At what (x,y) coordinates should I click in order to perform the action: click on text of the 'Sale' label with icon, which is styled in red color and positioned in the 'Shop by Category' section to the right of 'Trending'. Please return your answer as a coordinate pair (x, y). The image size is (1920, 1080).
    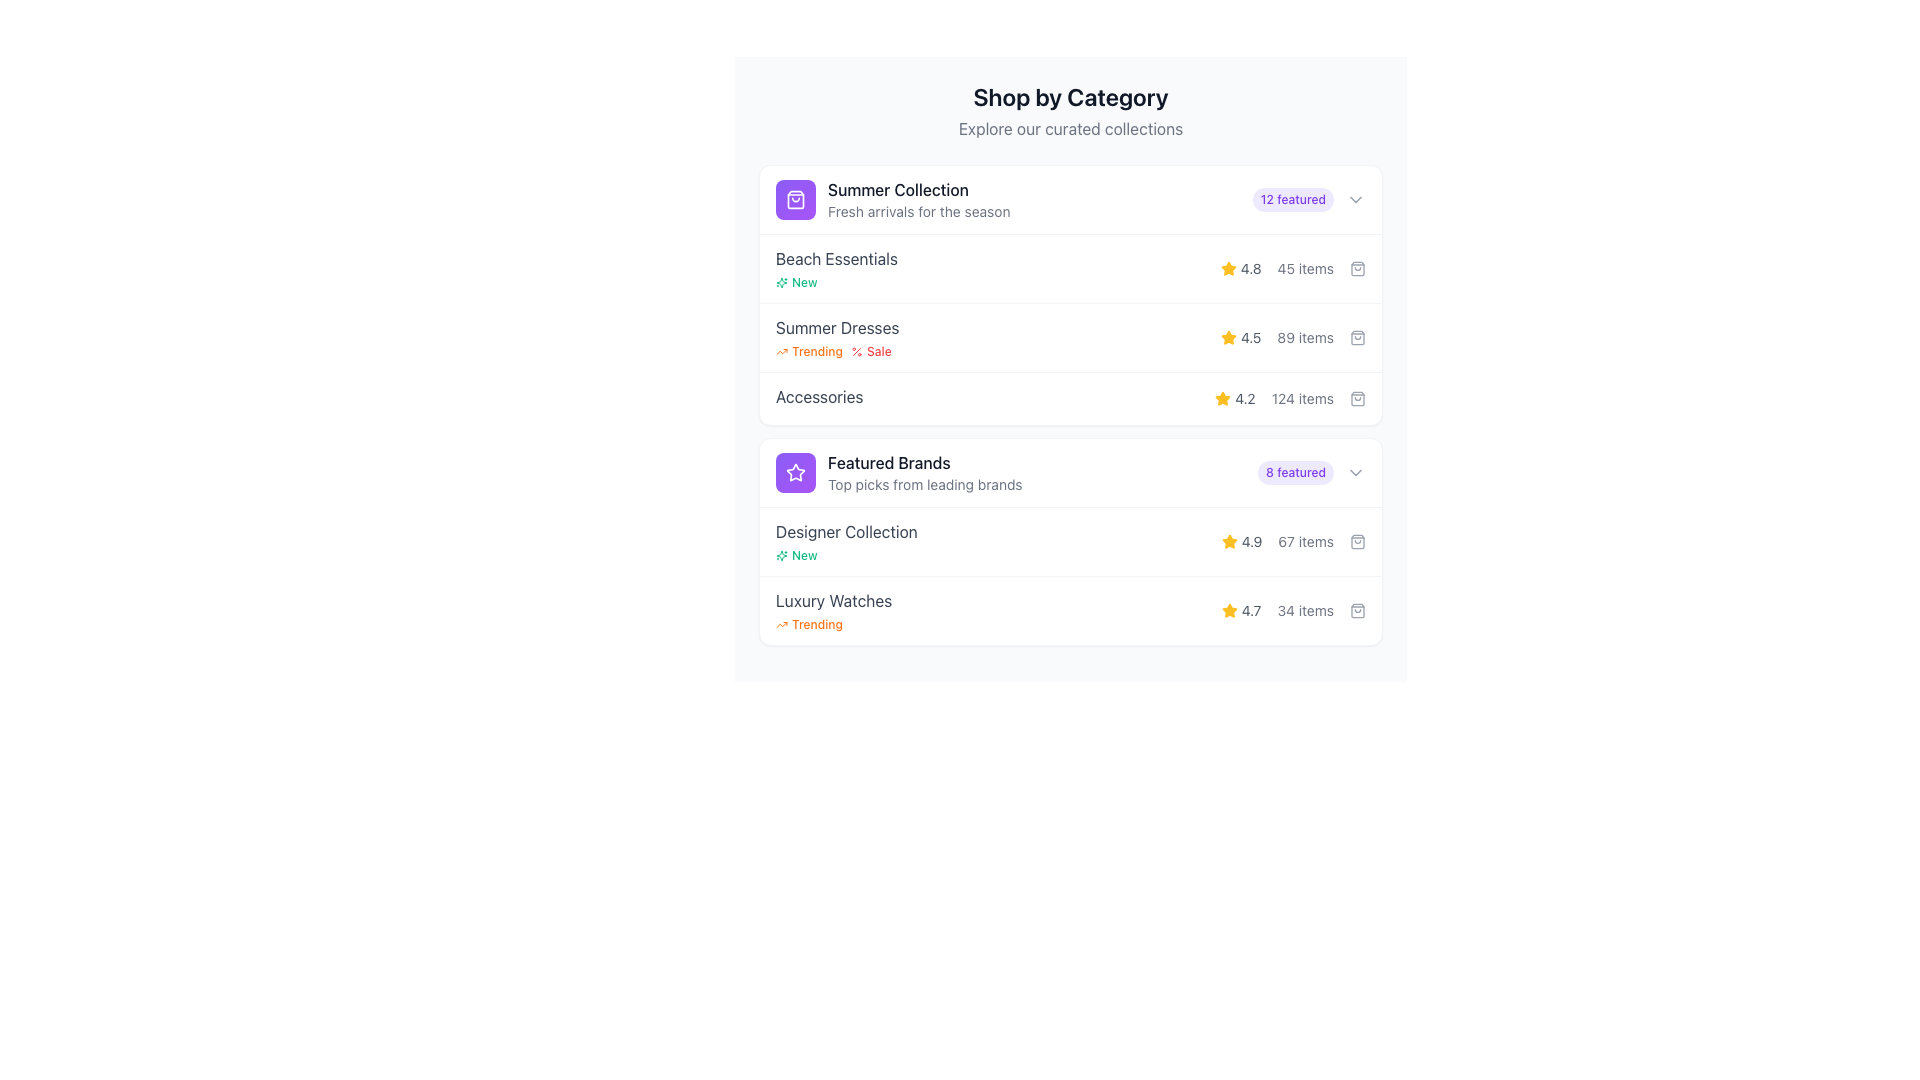
    Looking at the image, I should click on (871, 350).